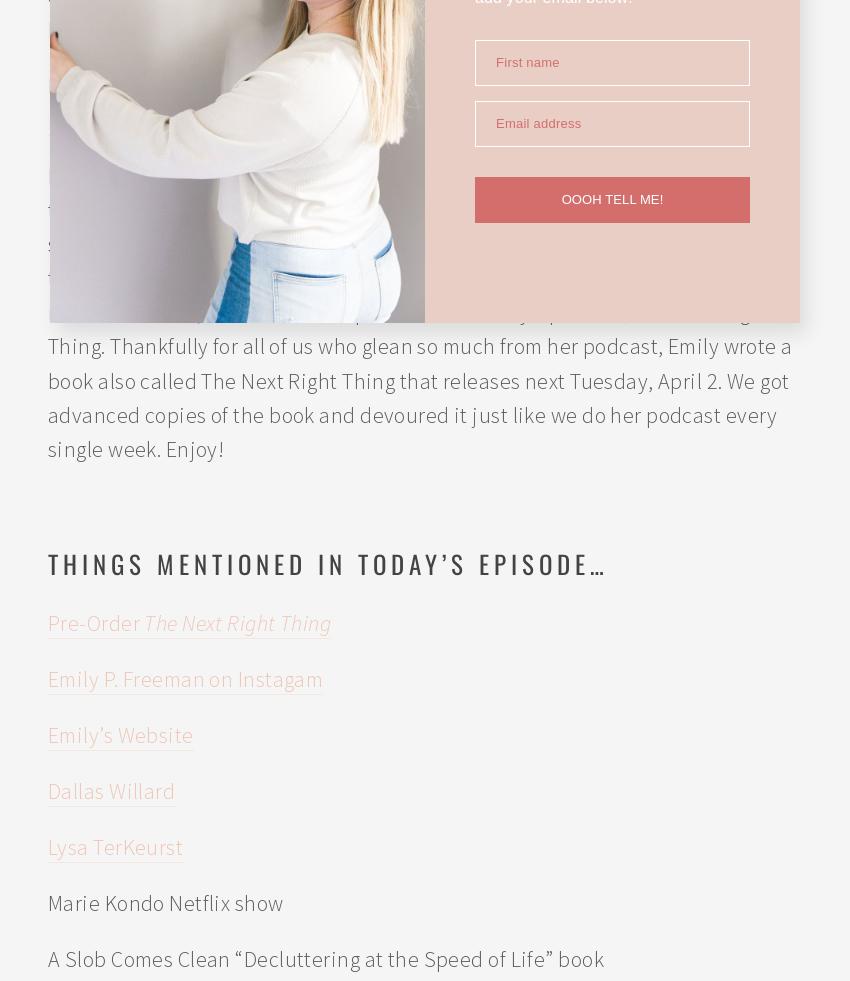  I want to click on 'Emily is a wife, mom, author and podcast host. She’s also a founder of', so click(370, 83).